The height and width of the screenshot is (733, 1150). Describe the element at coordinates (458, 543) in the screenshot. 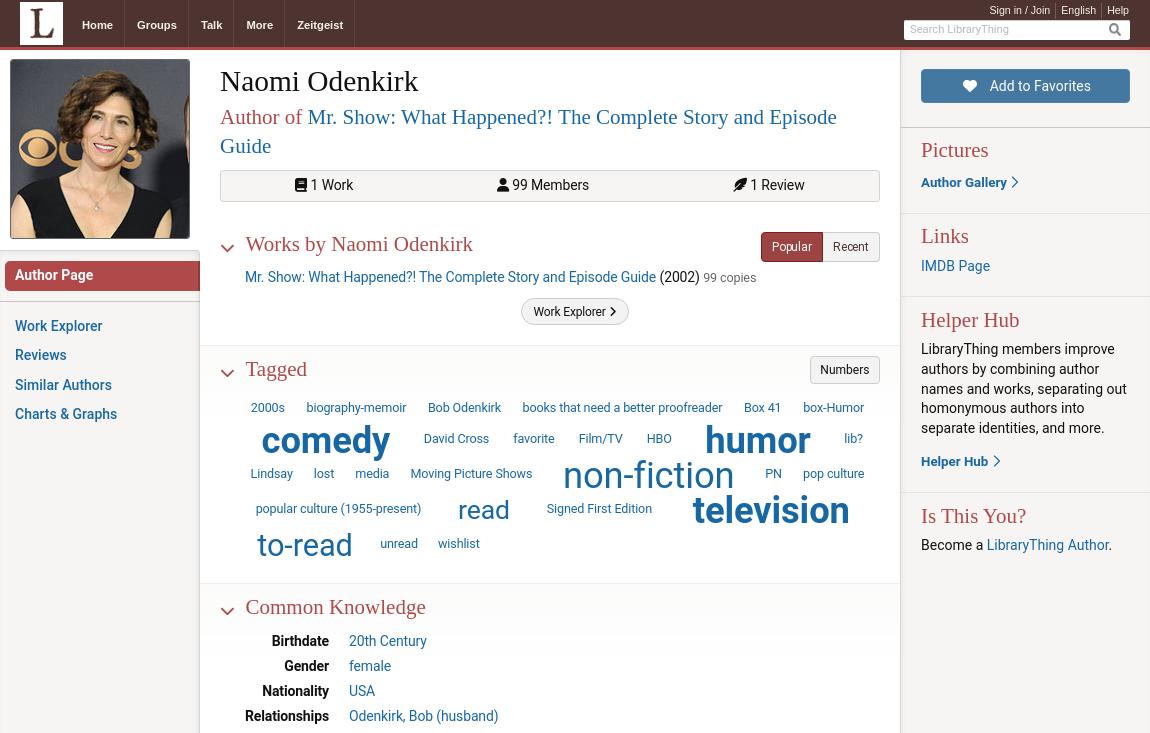

I see `'wishlist'` at that location.